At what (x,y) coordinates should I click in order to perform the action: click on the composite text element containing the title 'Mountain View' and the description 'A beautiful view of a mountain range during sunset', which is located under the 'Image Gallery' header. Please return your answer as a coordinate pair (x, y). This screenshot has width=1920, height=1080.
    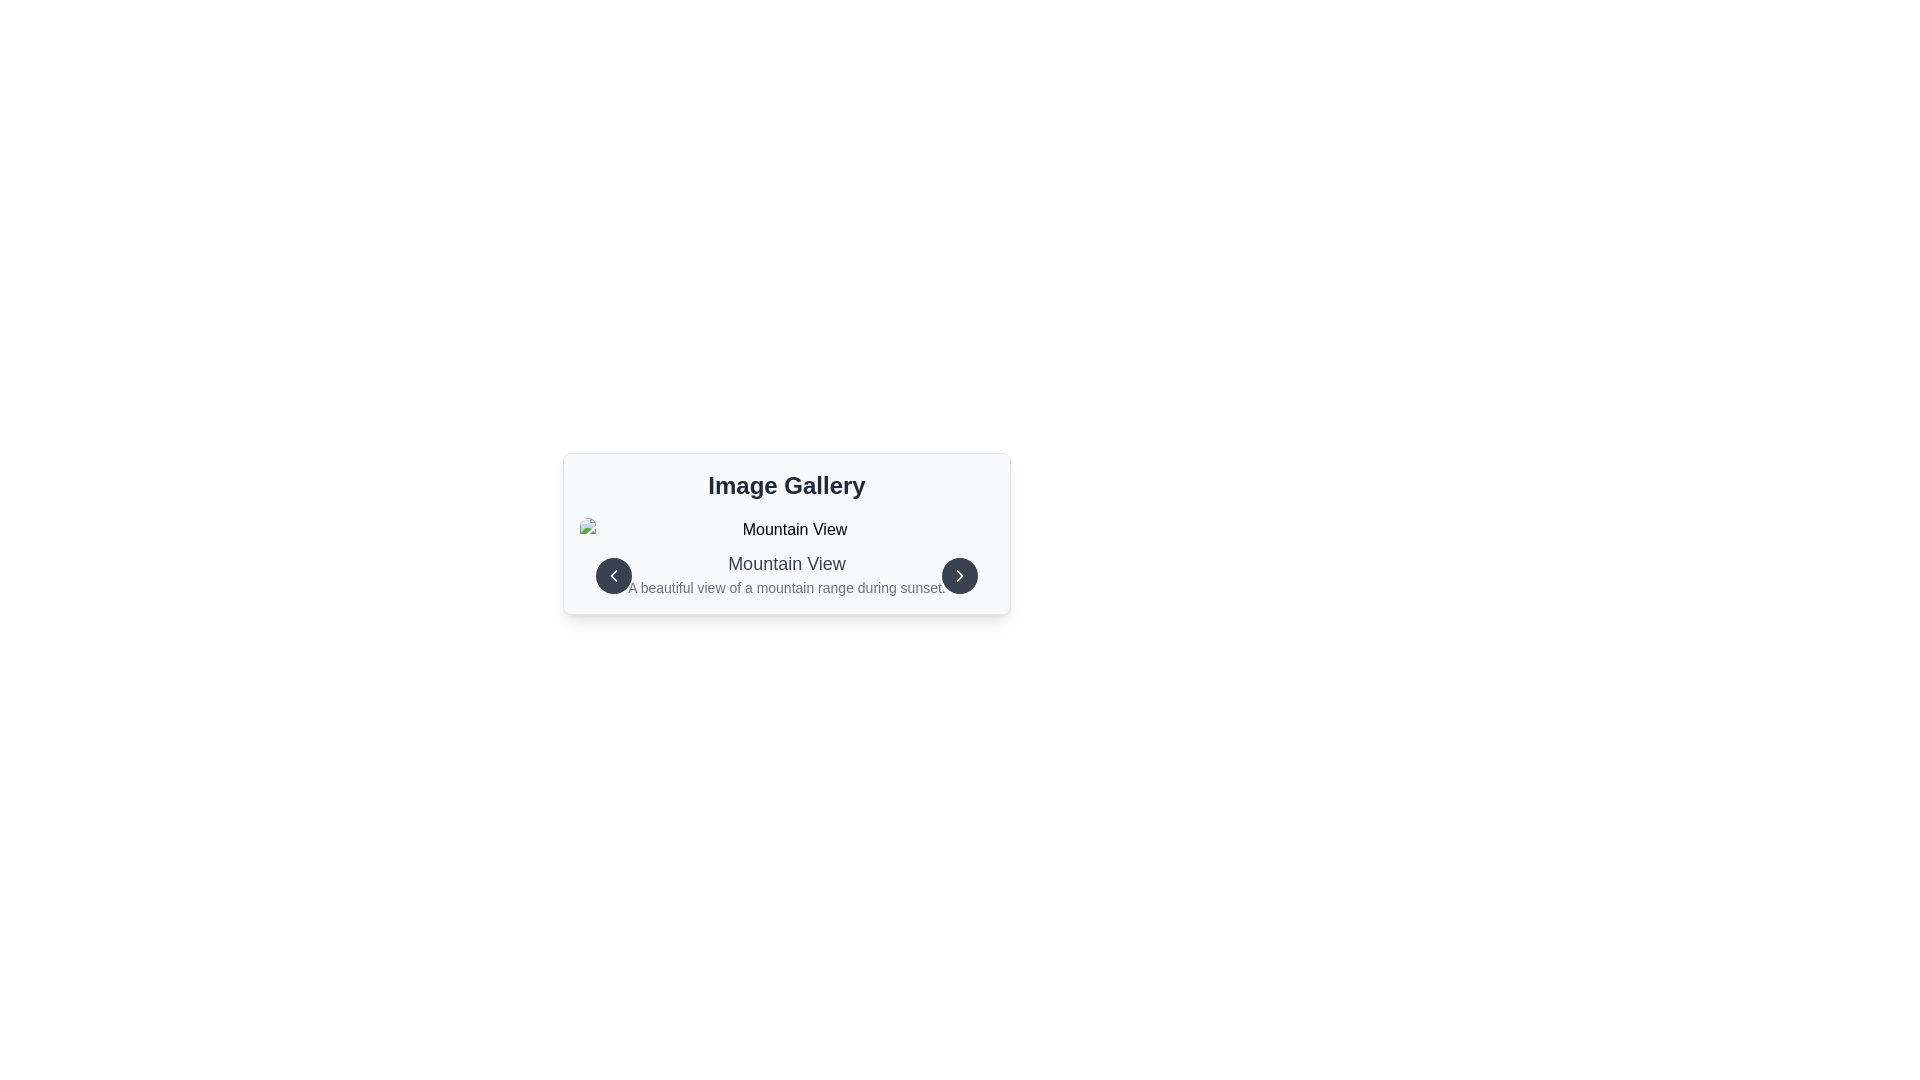
    Looking at the image, I should click on (786, 558).